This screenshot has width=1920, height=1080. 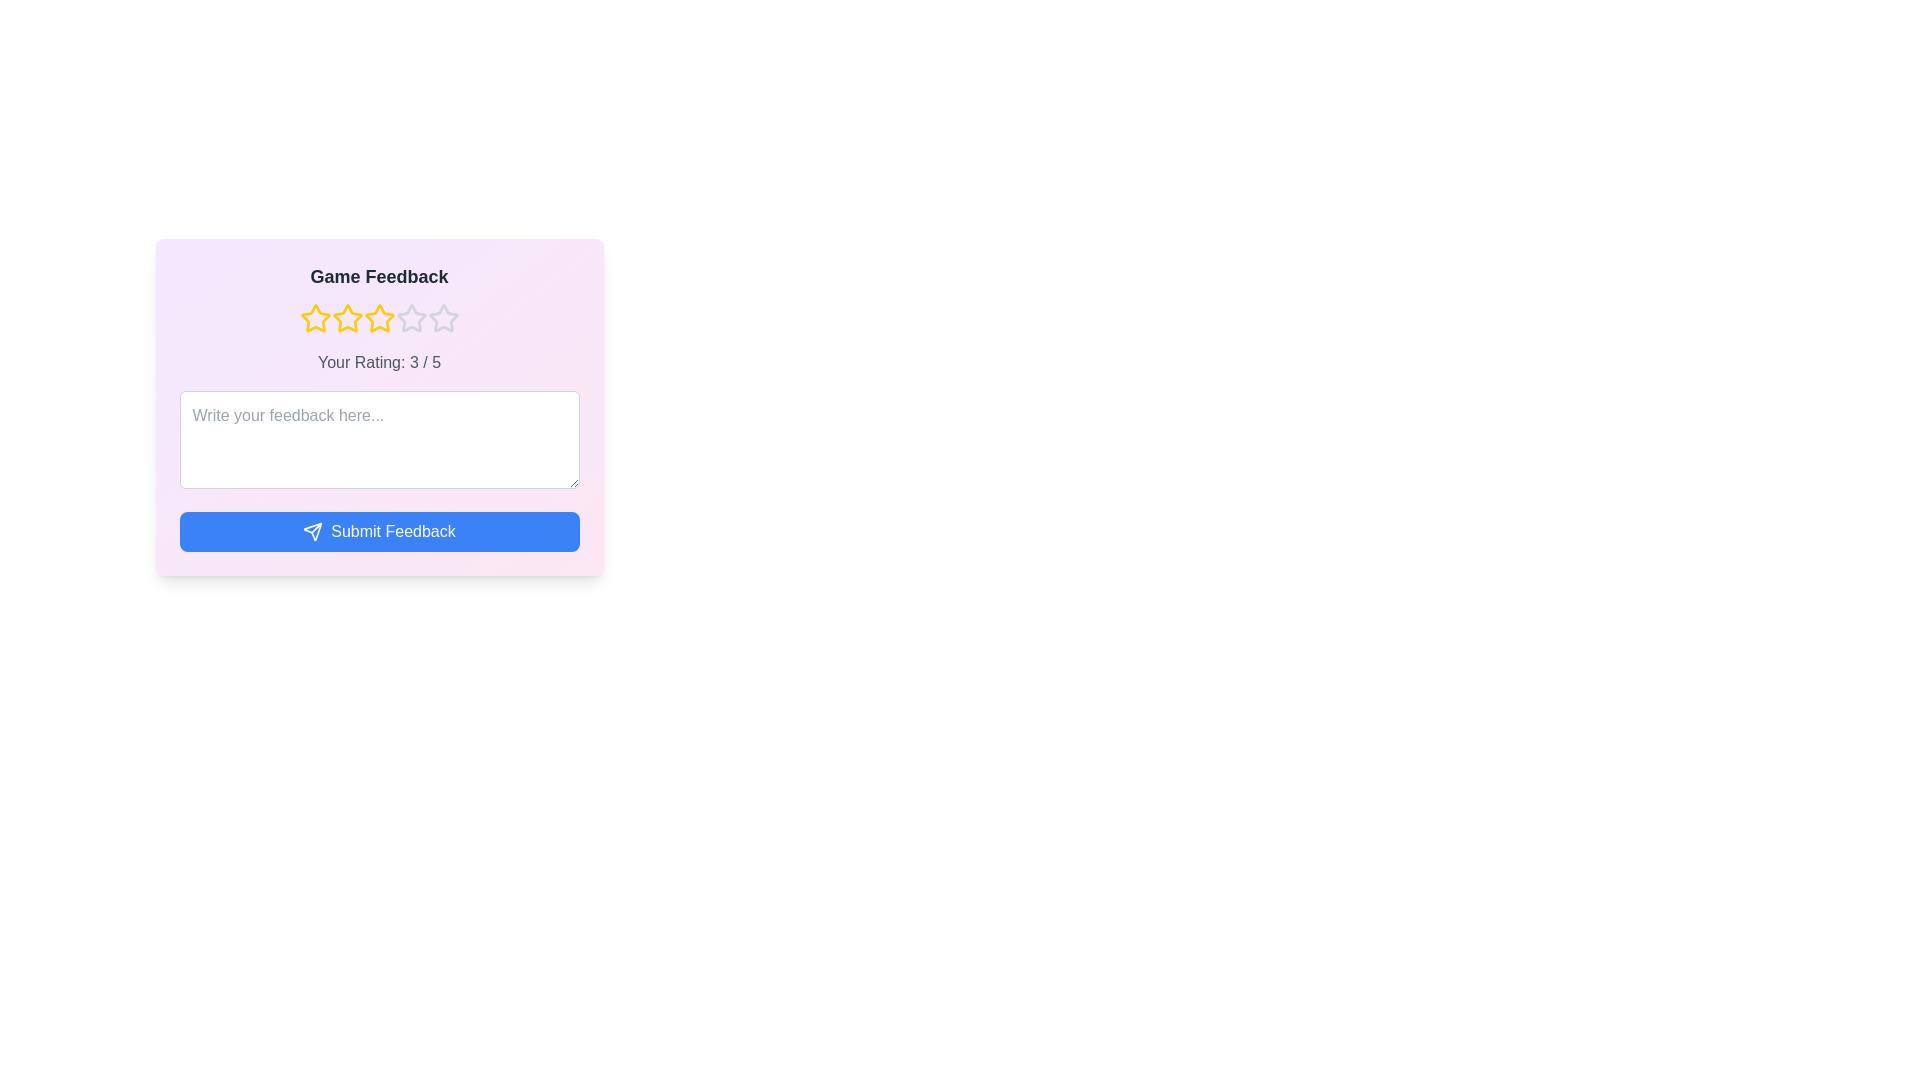 What do you see at coordinates (379, 318) in the screenshot?
I see `the rating to 3 stars by clicking on the corresponding star` at bounding box center [379, 318].